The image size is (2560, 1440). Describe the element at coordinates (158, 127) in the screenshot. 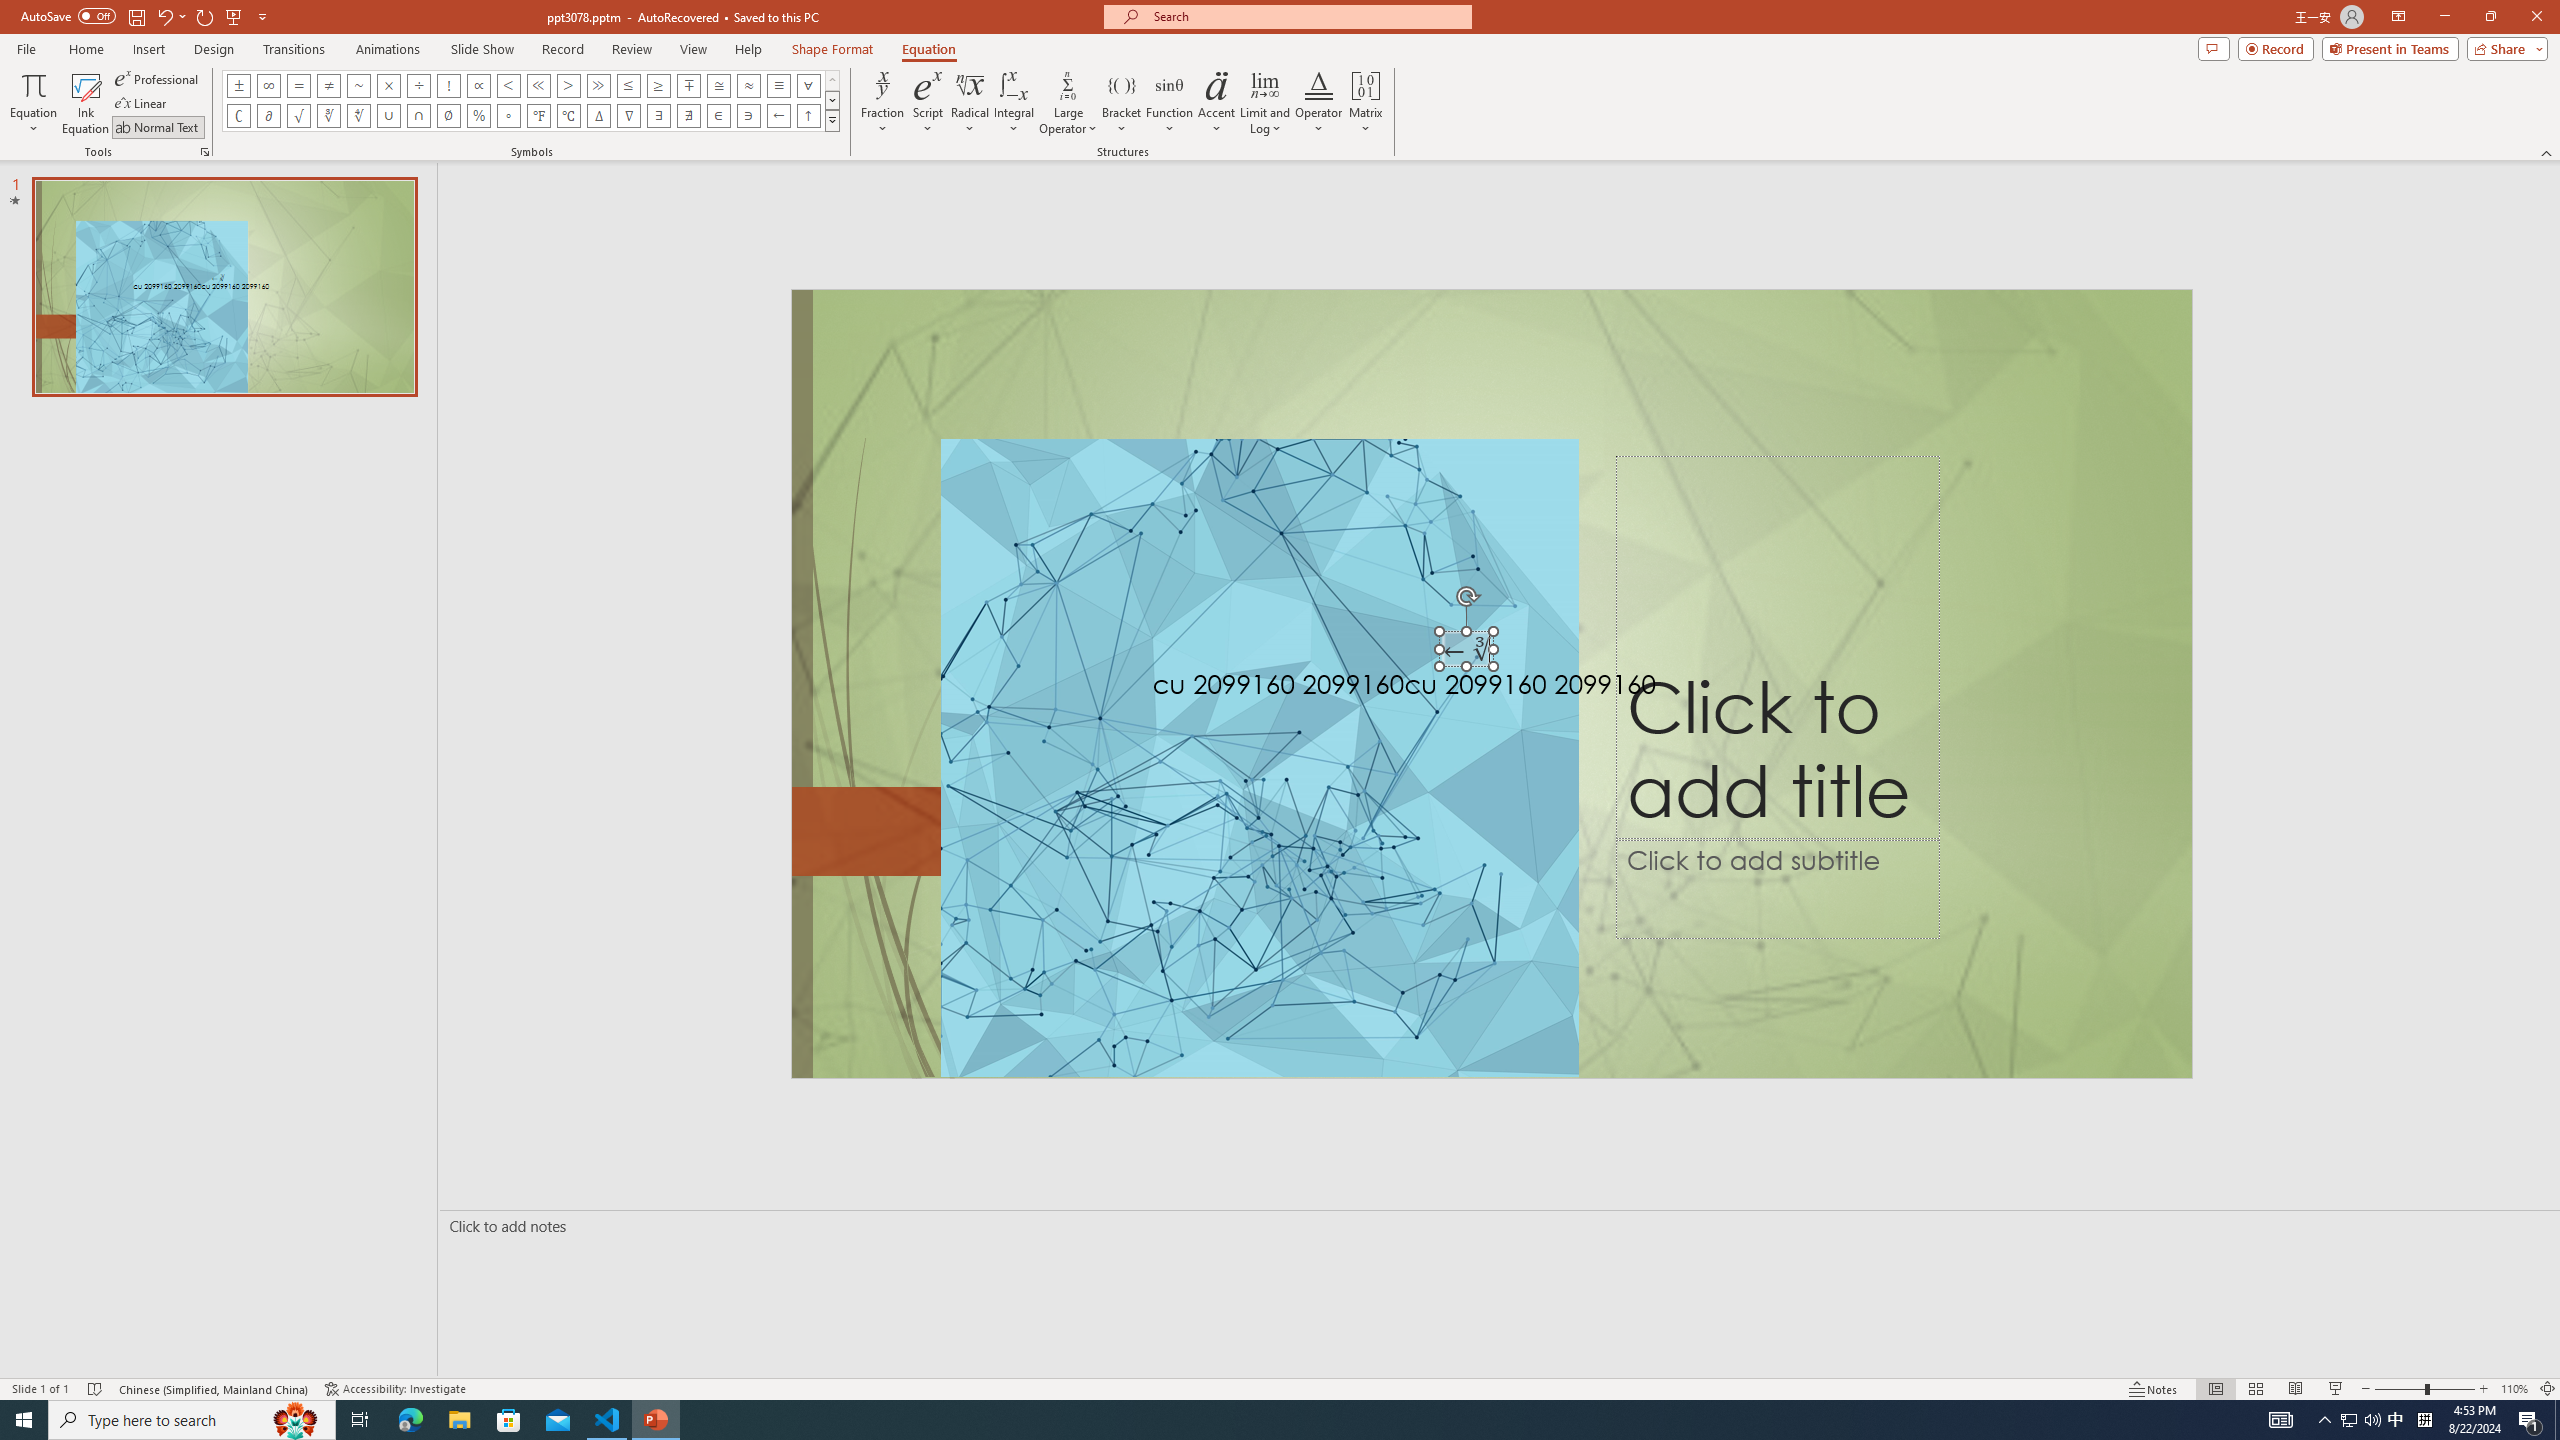

I see `'Normal Text'` at that location.